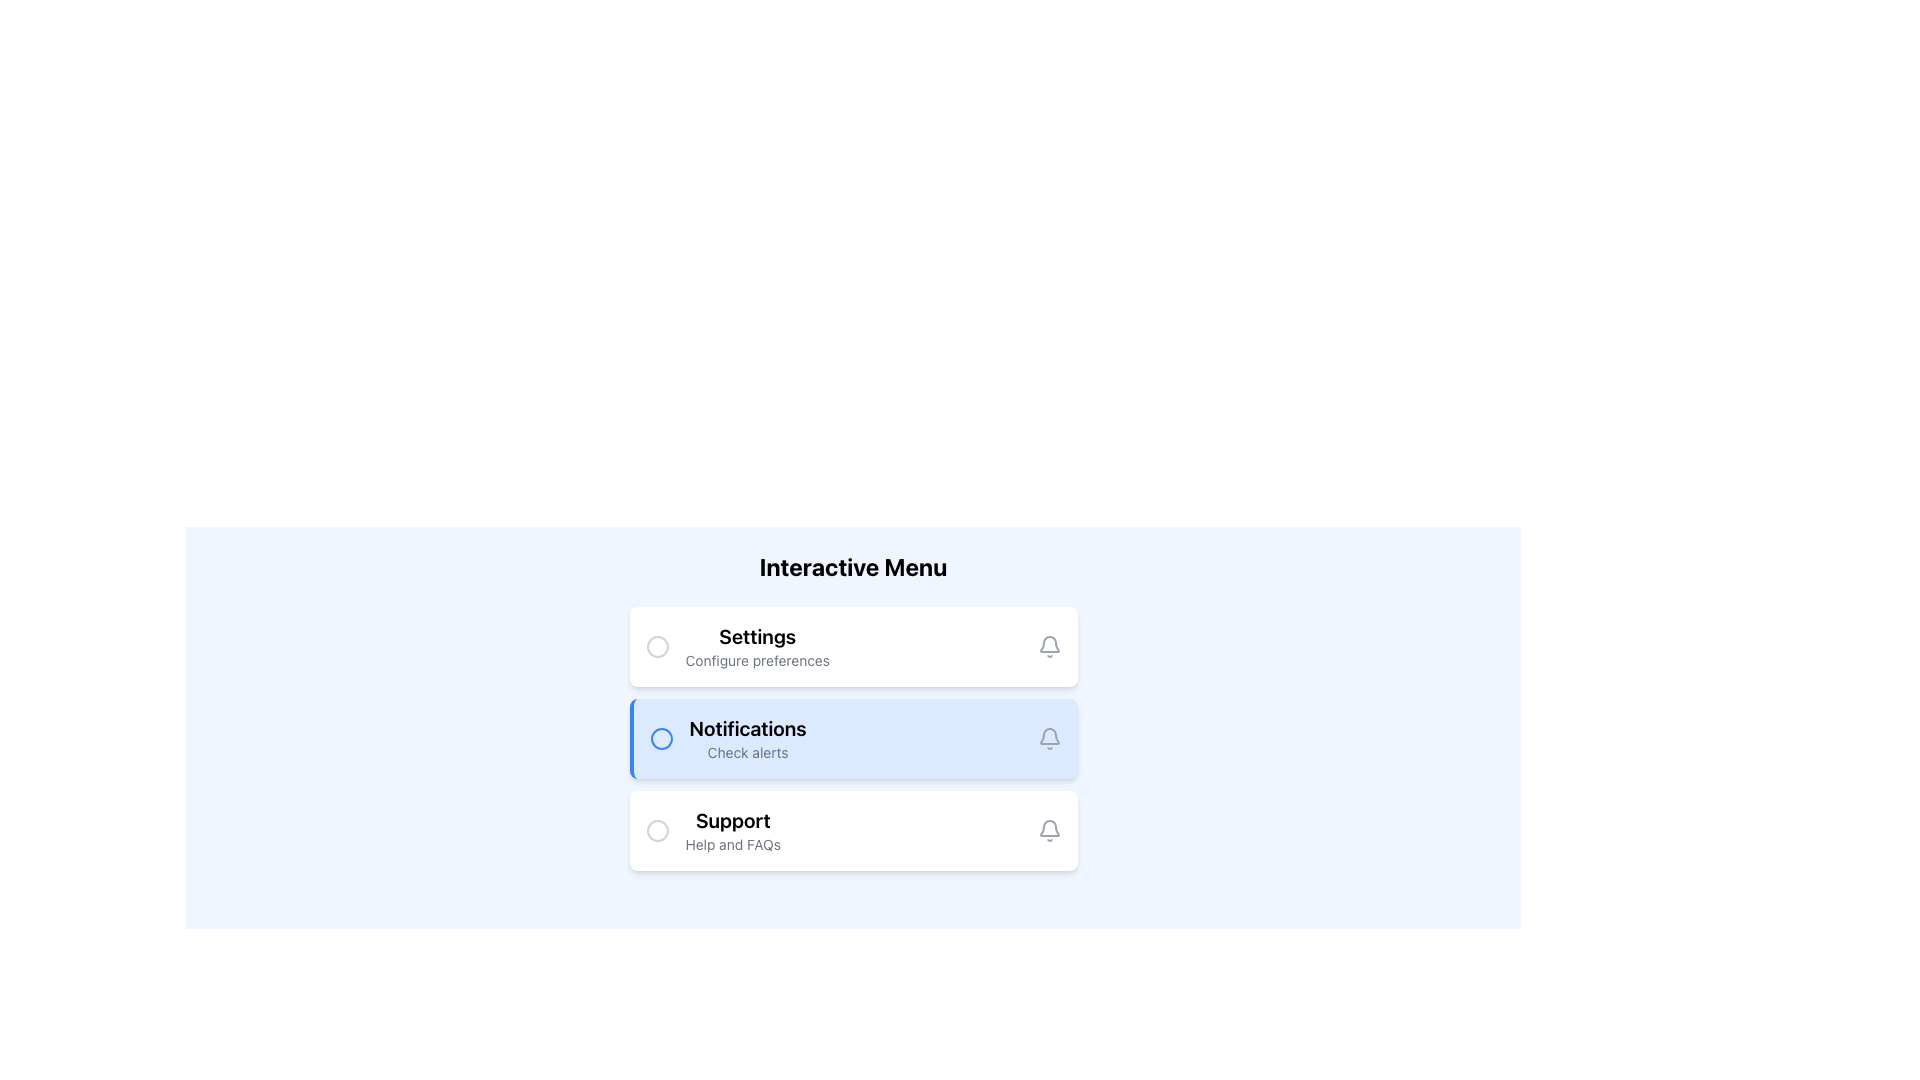  I want to click on the clickable menu item, so click(747, 739).